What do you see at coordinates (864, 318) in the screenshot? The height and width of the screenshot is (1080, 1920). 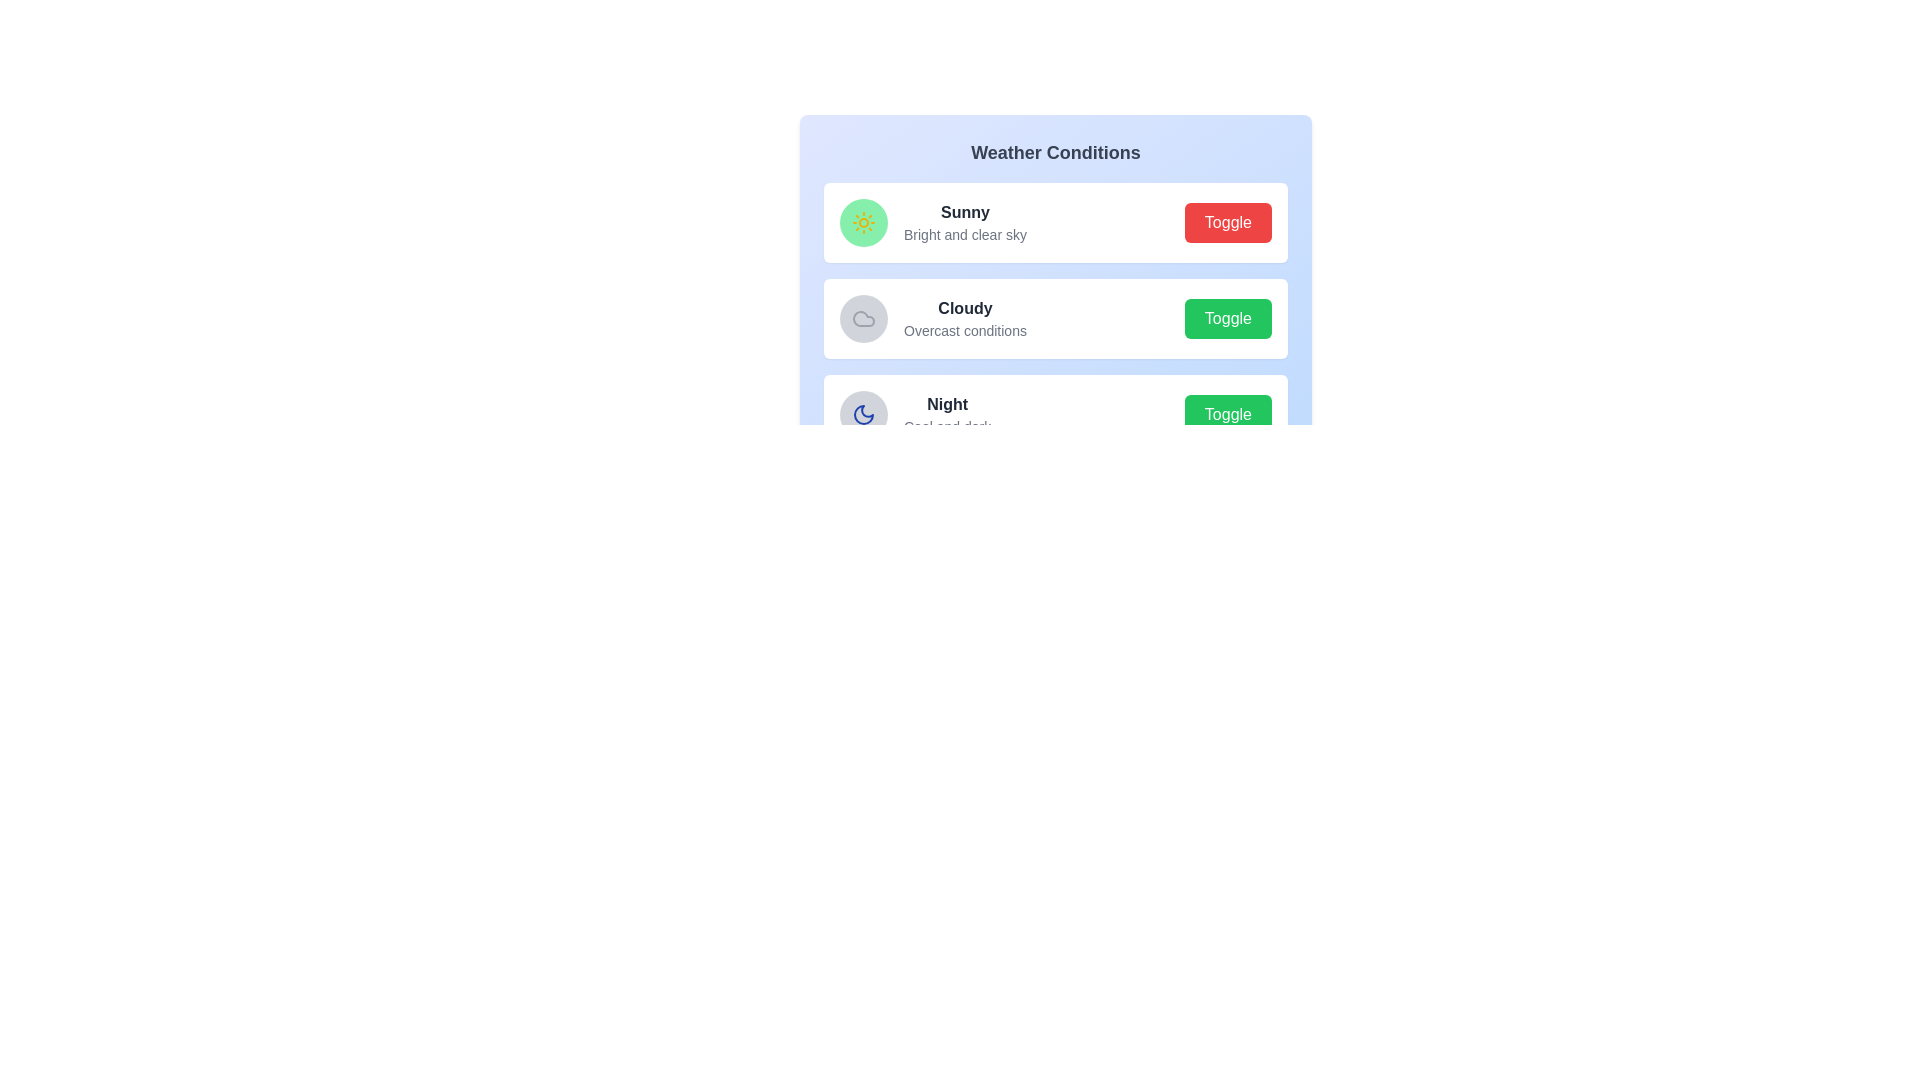 I see `the icon representation of the weather state Cloudy` at bounding box center [864, 318].